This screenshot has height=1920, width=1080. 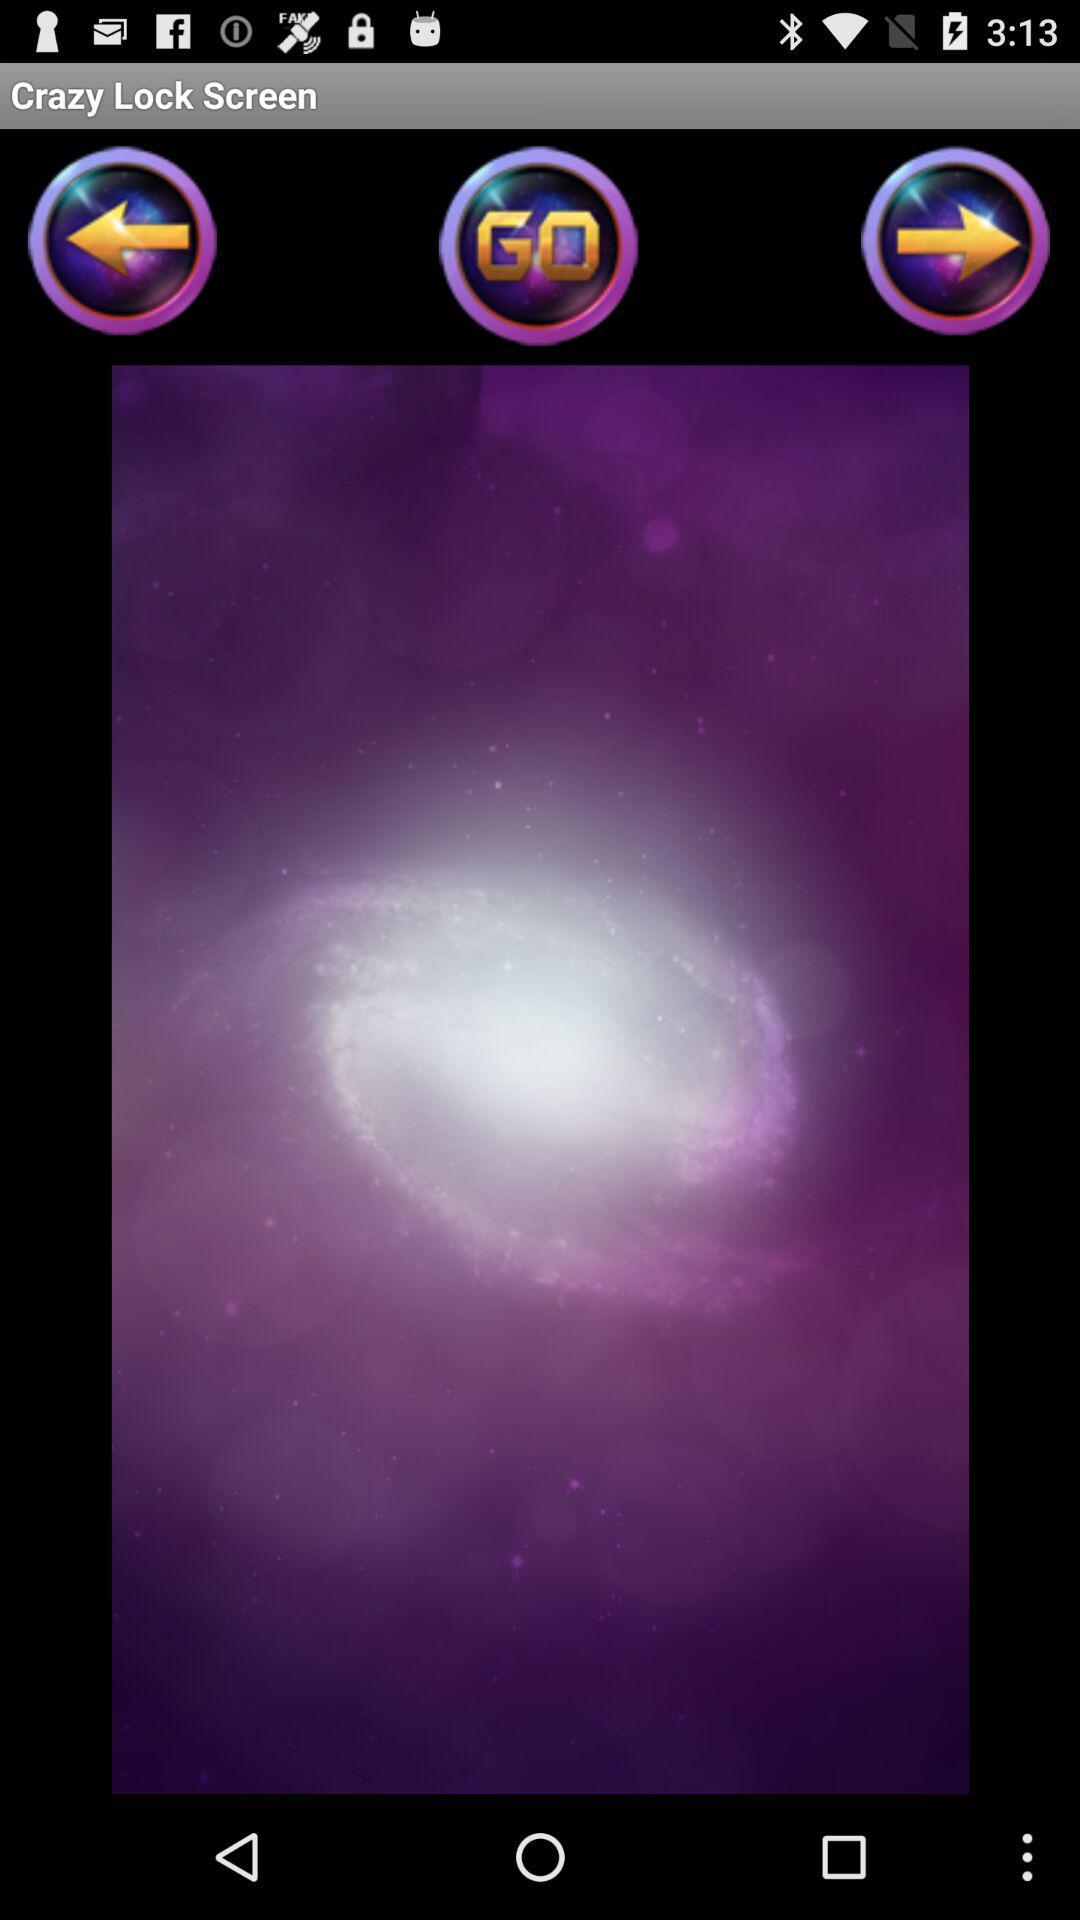 I want to click on previous, so click(x=123, y=246).